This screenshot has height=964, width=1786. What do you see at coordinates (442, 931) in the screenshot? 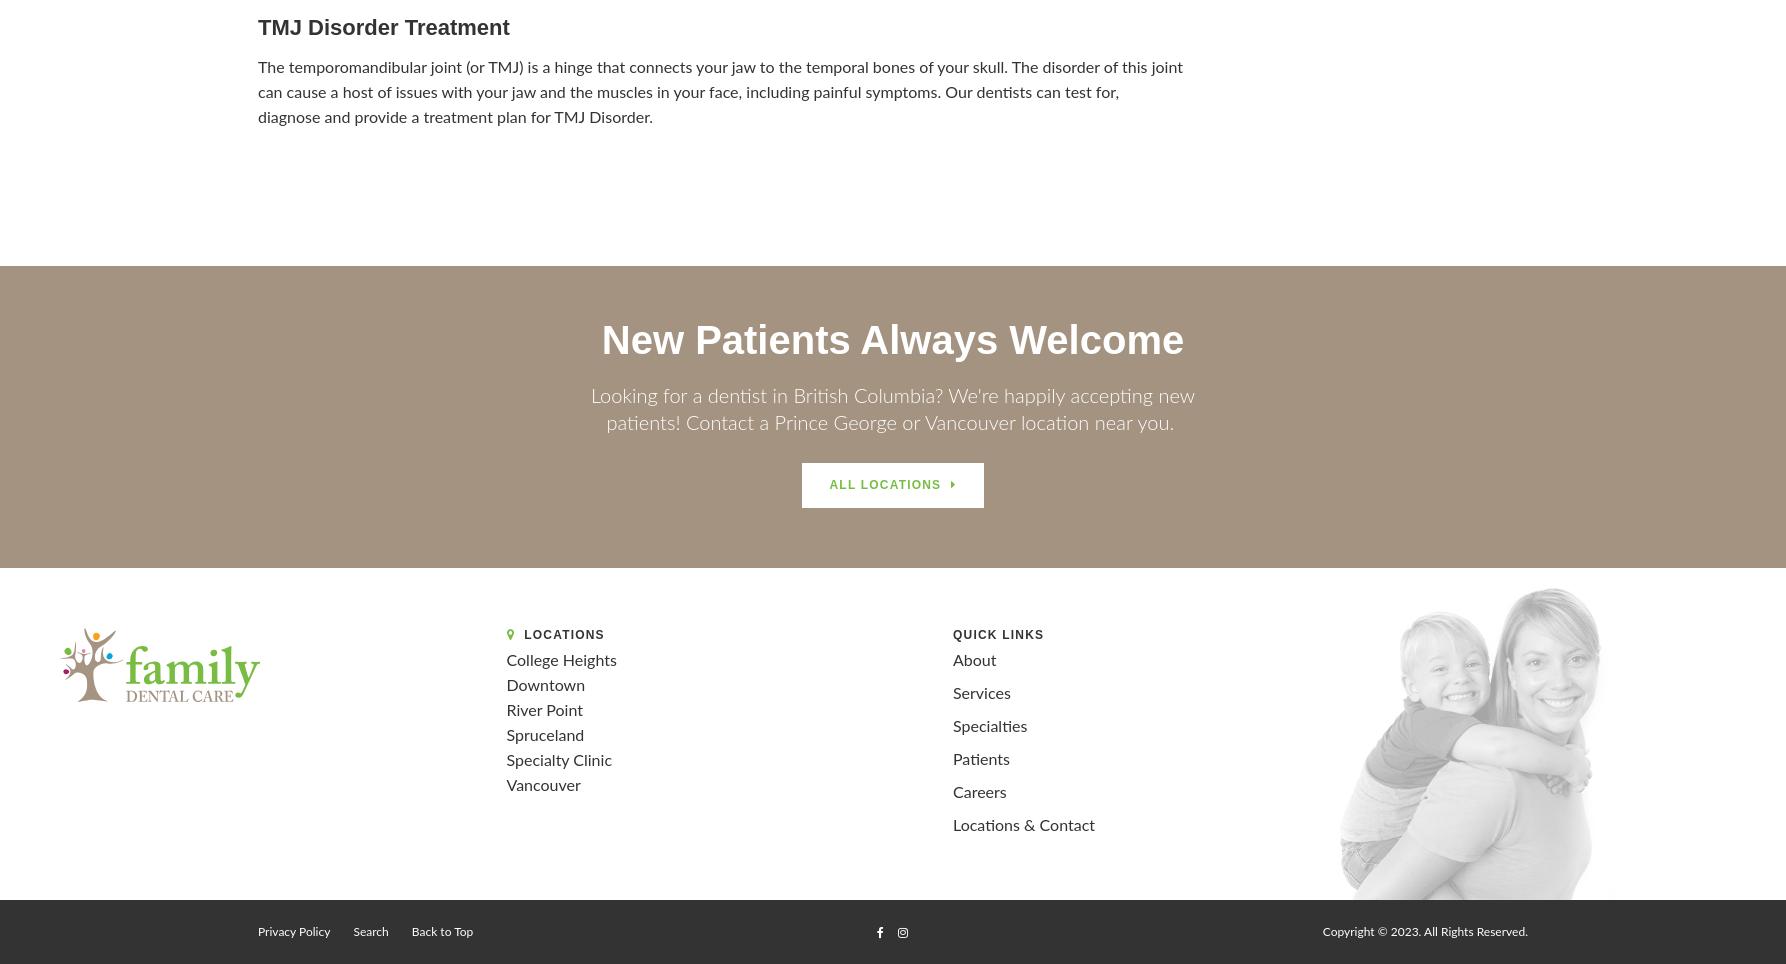
I see `'Back to Top'` at bounding box center [442, 931].